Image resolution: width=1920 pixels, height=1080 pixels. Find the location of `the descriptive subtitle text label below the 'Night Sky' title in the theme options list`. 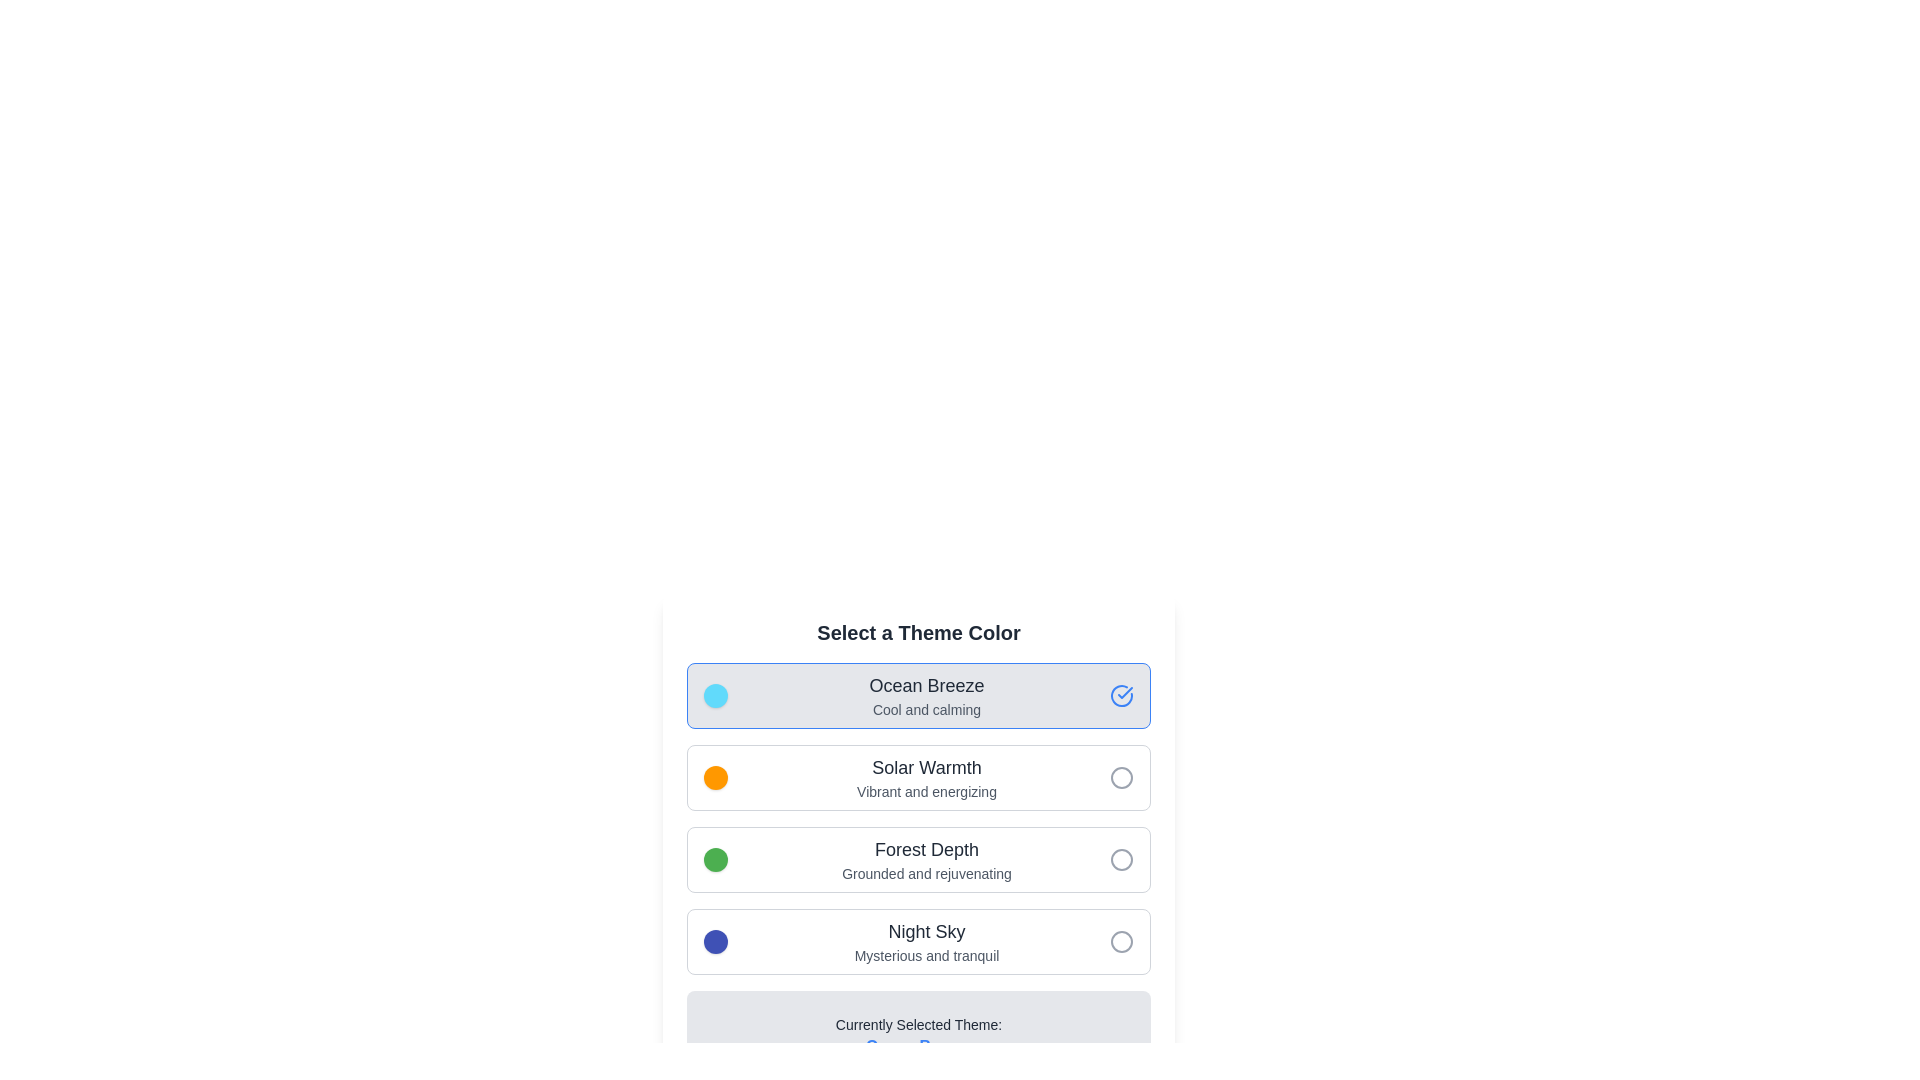

the descriptive subtitle text label below the 'Night Sky' title in the theme options list is located at coordinates (925, 955).